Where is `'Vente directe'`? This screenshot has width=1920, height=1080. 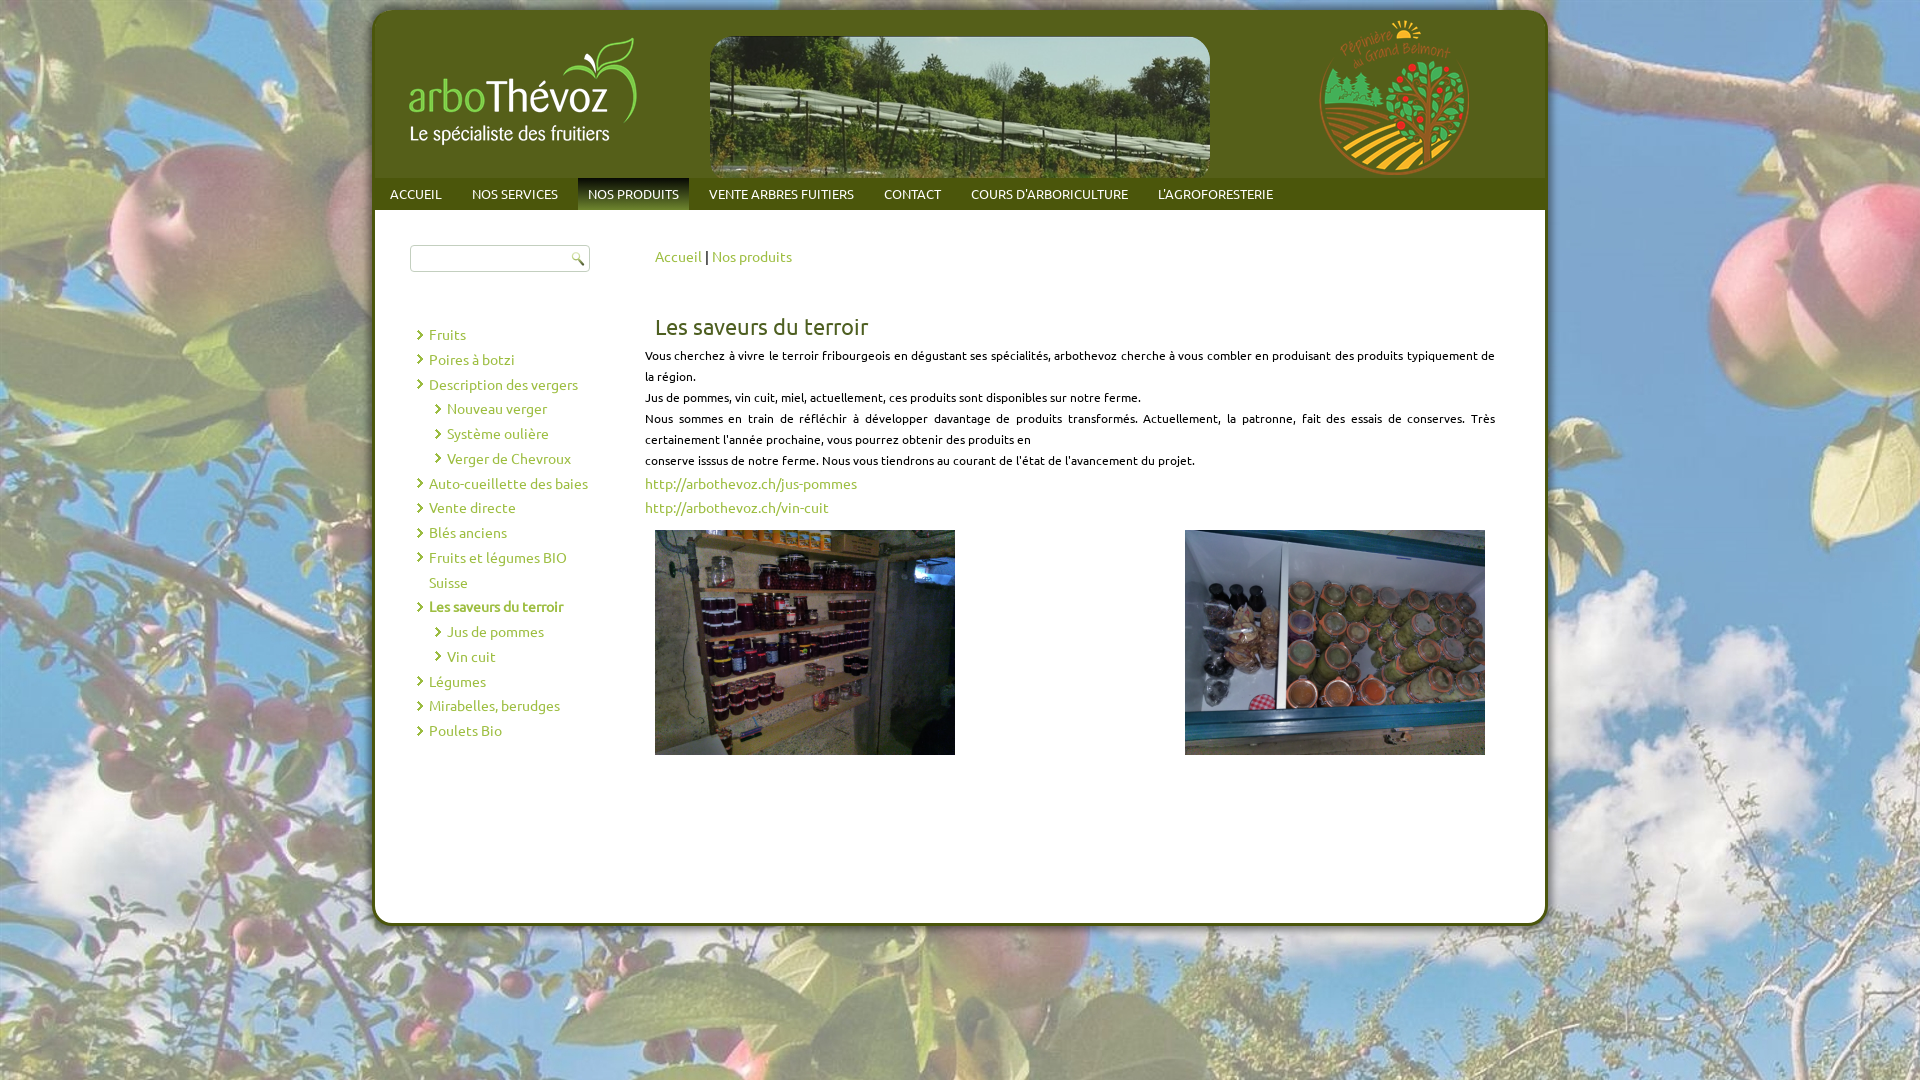
'Vente directe' is located at coordinates (470, 505).